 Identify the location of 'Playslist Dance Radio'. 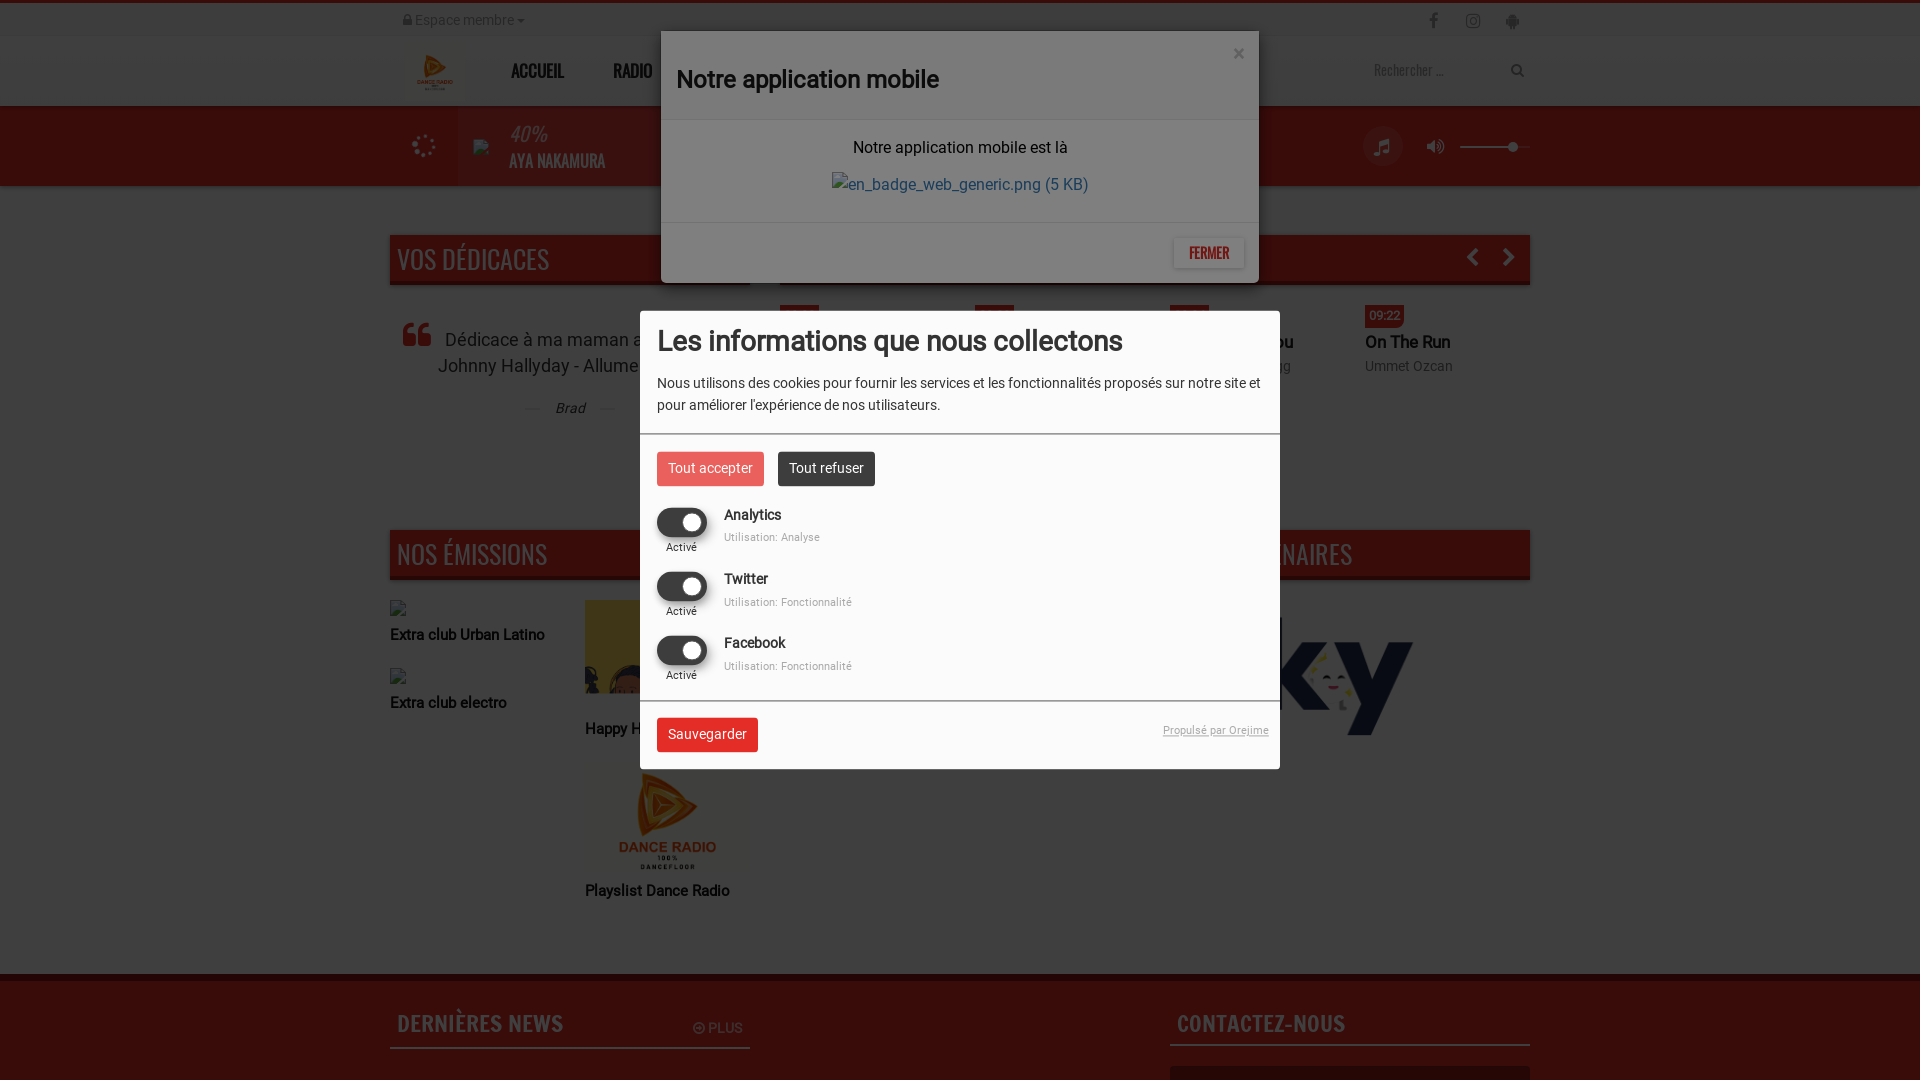
(584, 890).